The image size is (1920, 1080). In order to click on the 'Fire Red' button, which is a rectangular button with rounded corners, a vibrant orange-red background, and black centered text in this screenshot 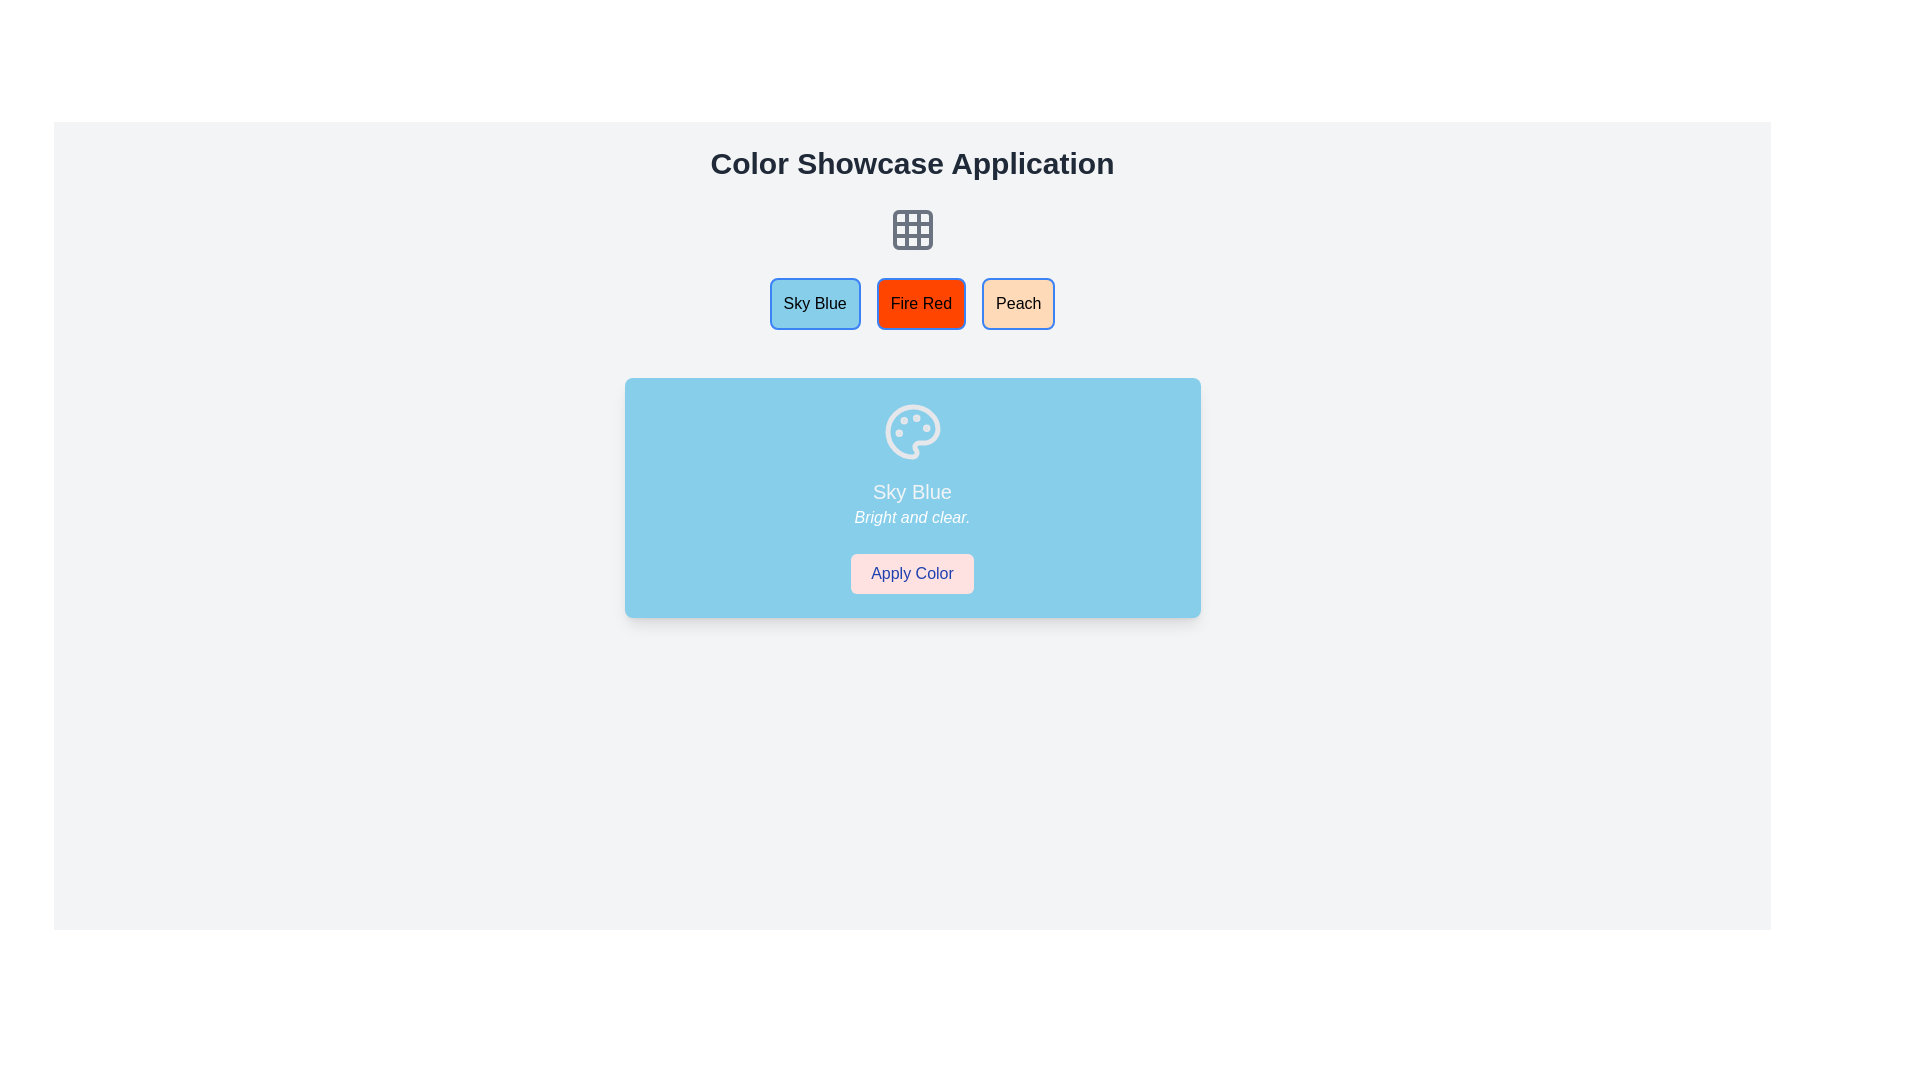, I will do `click(920, 304)`.